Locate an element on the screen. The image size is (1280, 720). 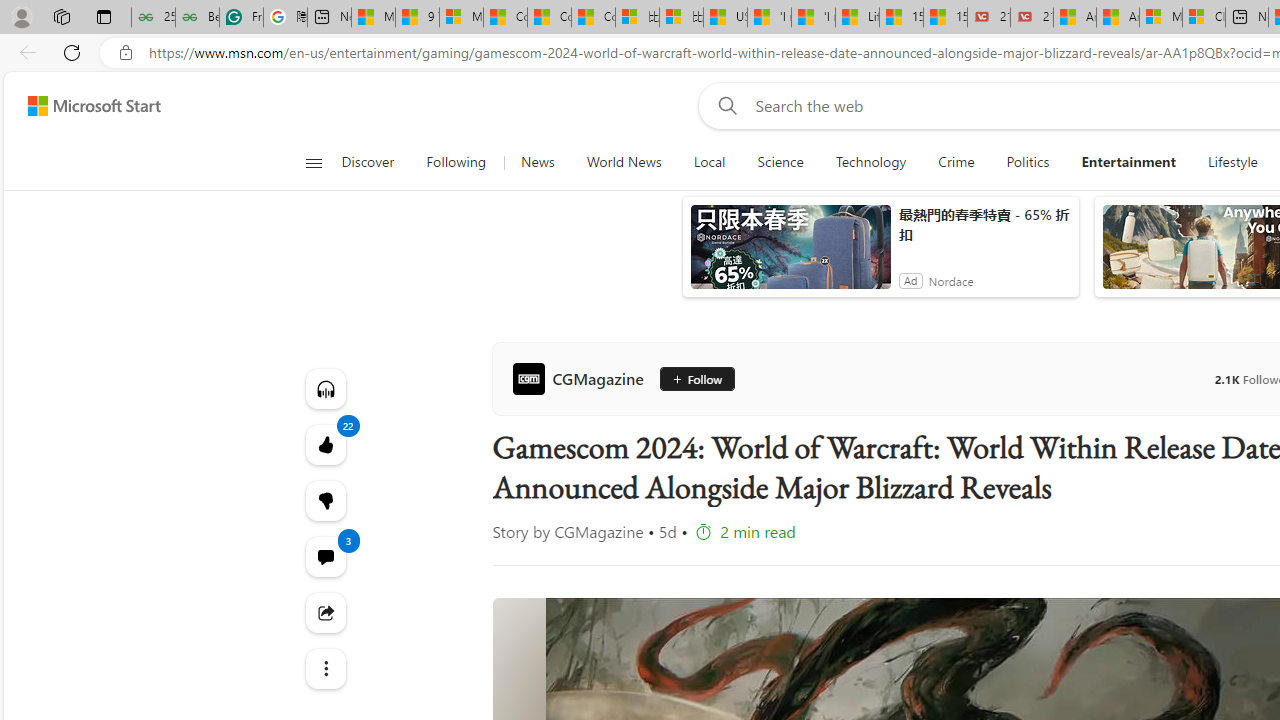
'Skip to content' is located at coordinates (86, 105).